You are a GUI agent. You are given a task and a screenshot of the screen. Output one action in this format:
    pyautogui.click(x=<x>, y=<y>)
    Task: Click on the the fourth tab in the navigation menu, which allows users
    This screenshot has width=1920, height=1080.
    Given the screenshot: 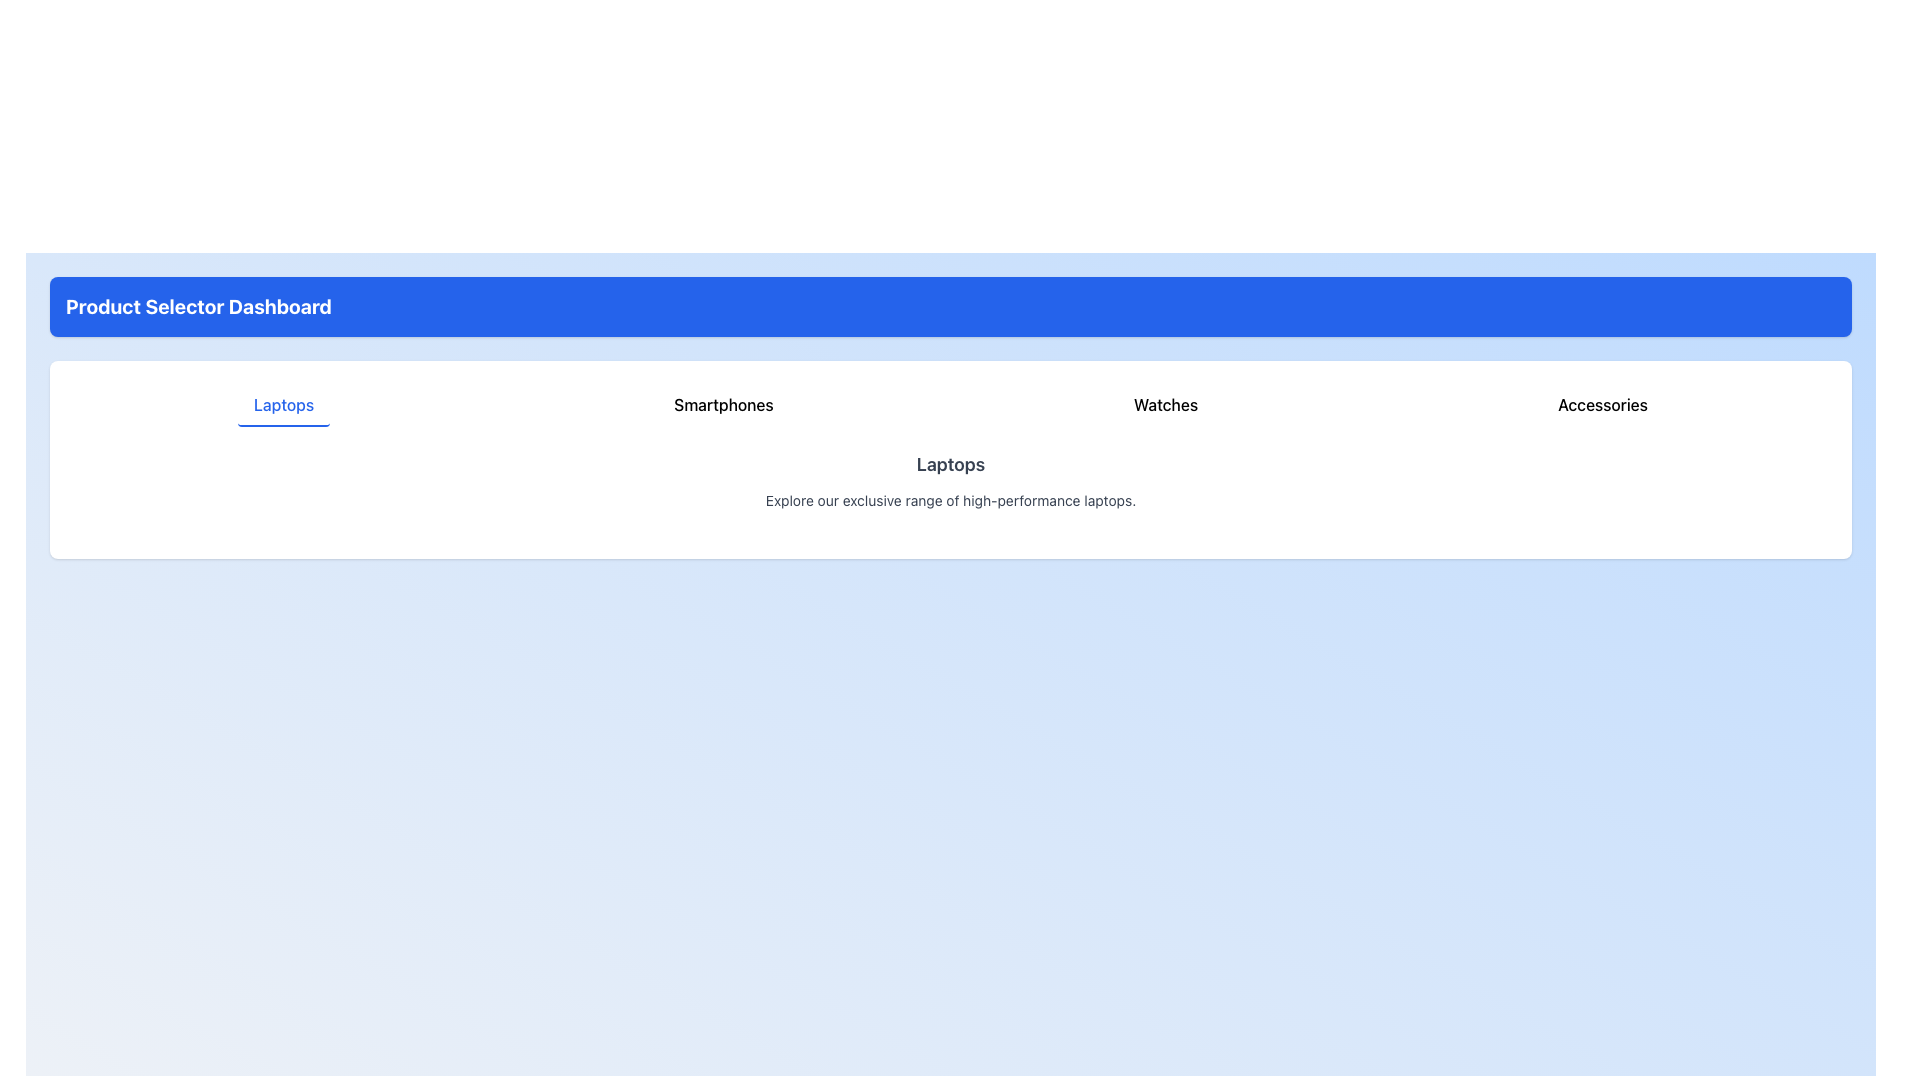 What is the action you would take?
    pyautogui.click(x=1603, y=405)
    